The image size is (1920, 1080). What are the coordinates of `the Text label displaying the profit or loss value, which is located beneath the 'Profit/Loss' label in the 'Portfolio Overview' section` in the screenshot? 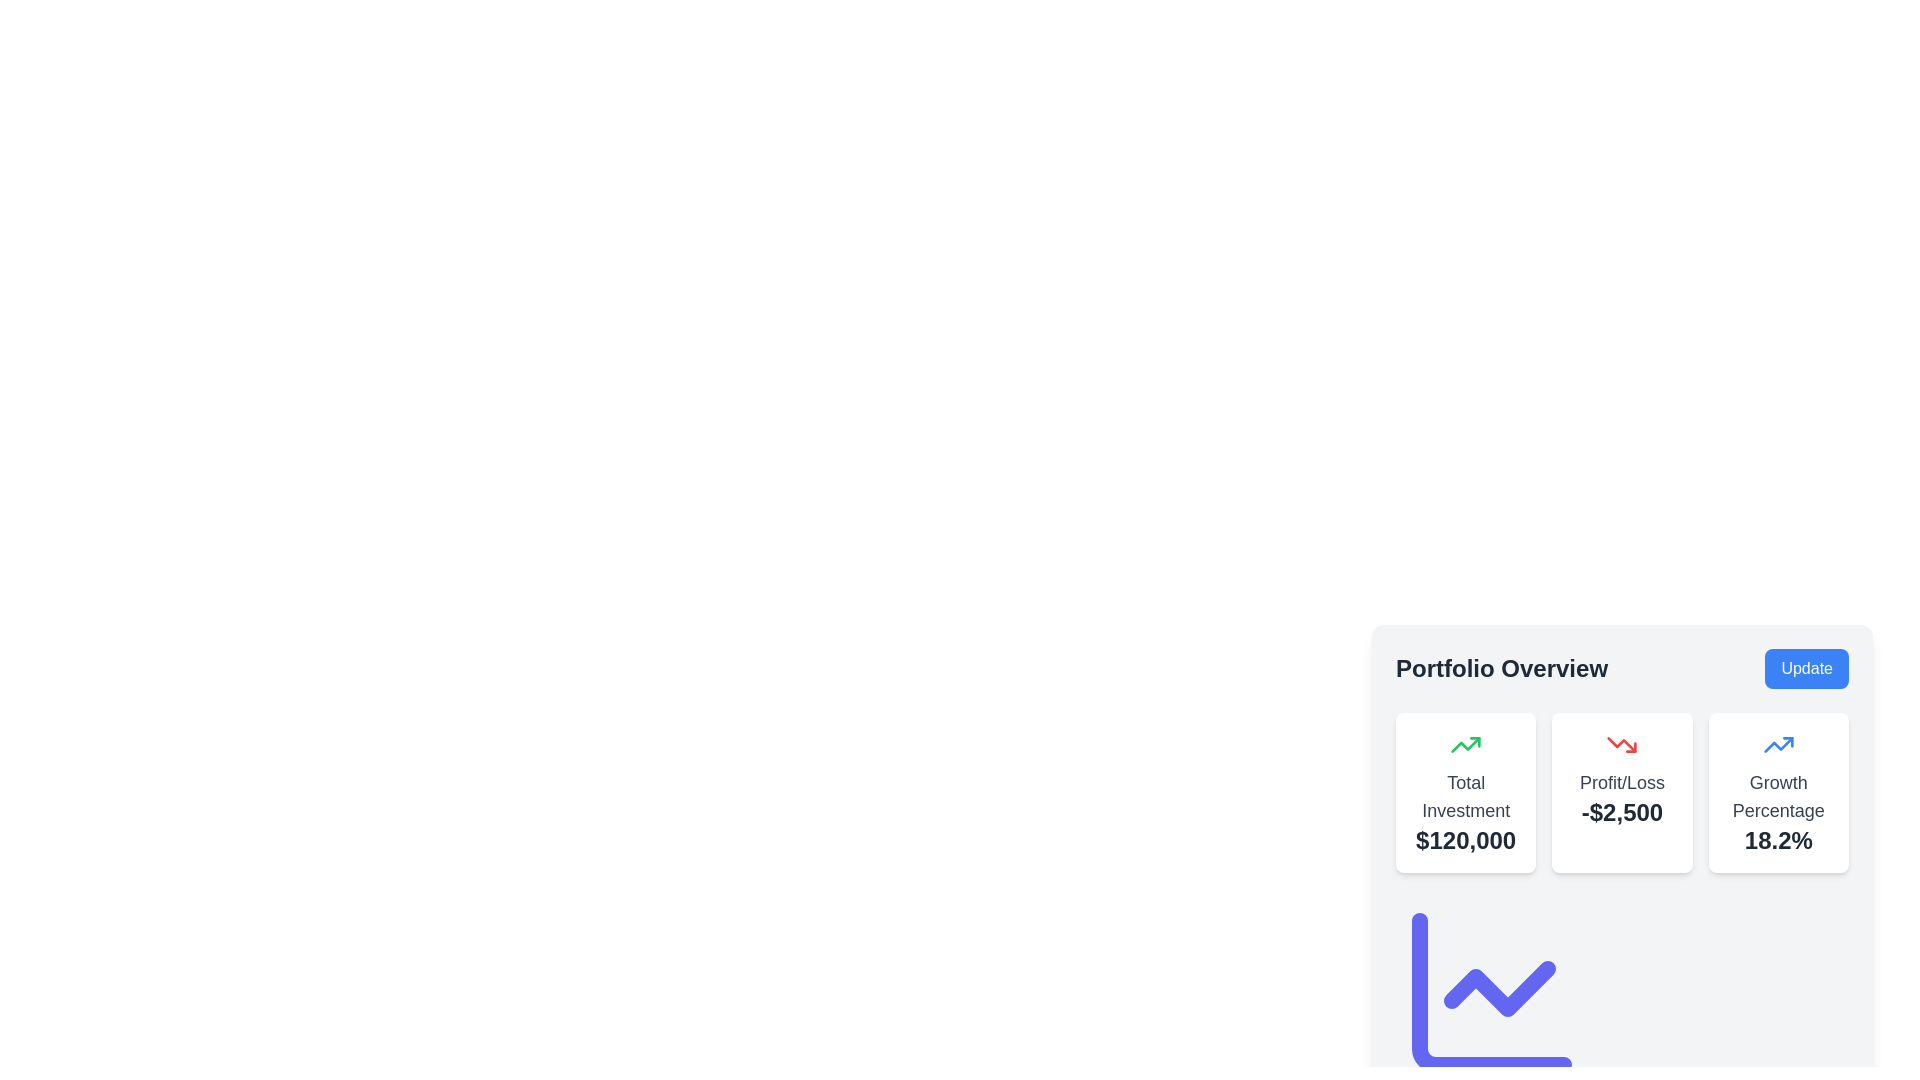 It's located at (1622, 813).